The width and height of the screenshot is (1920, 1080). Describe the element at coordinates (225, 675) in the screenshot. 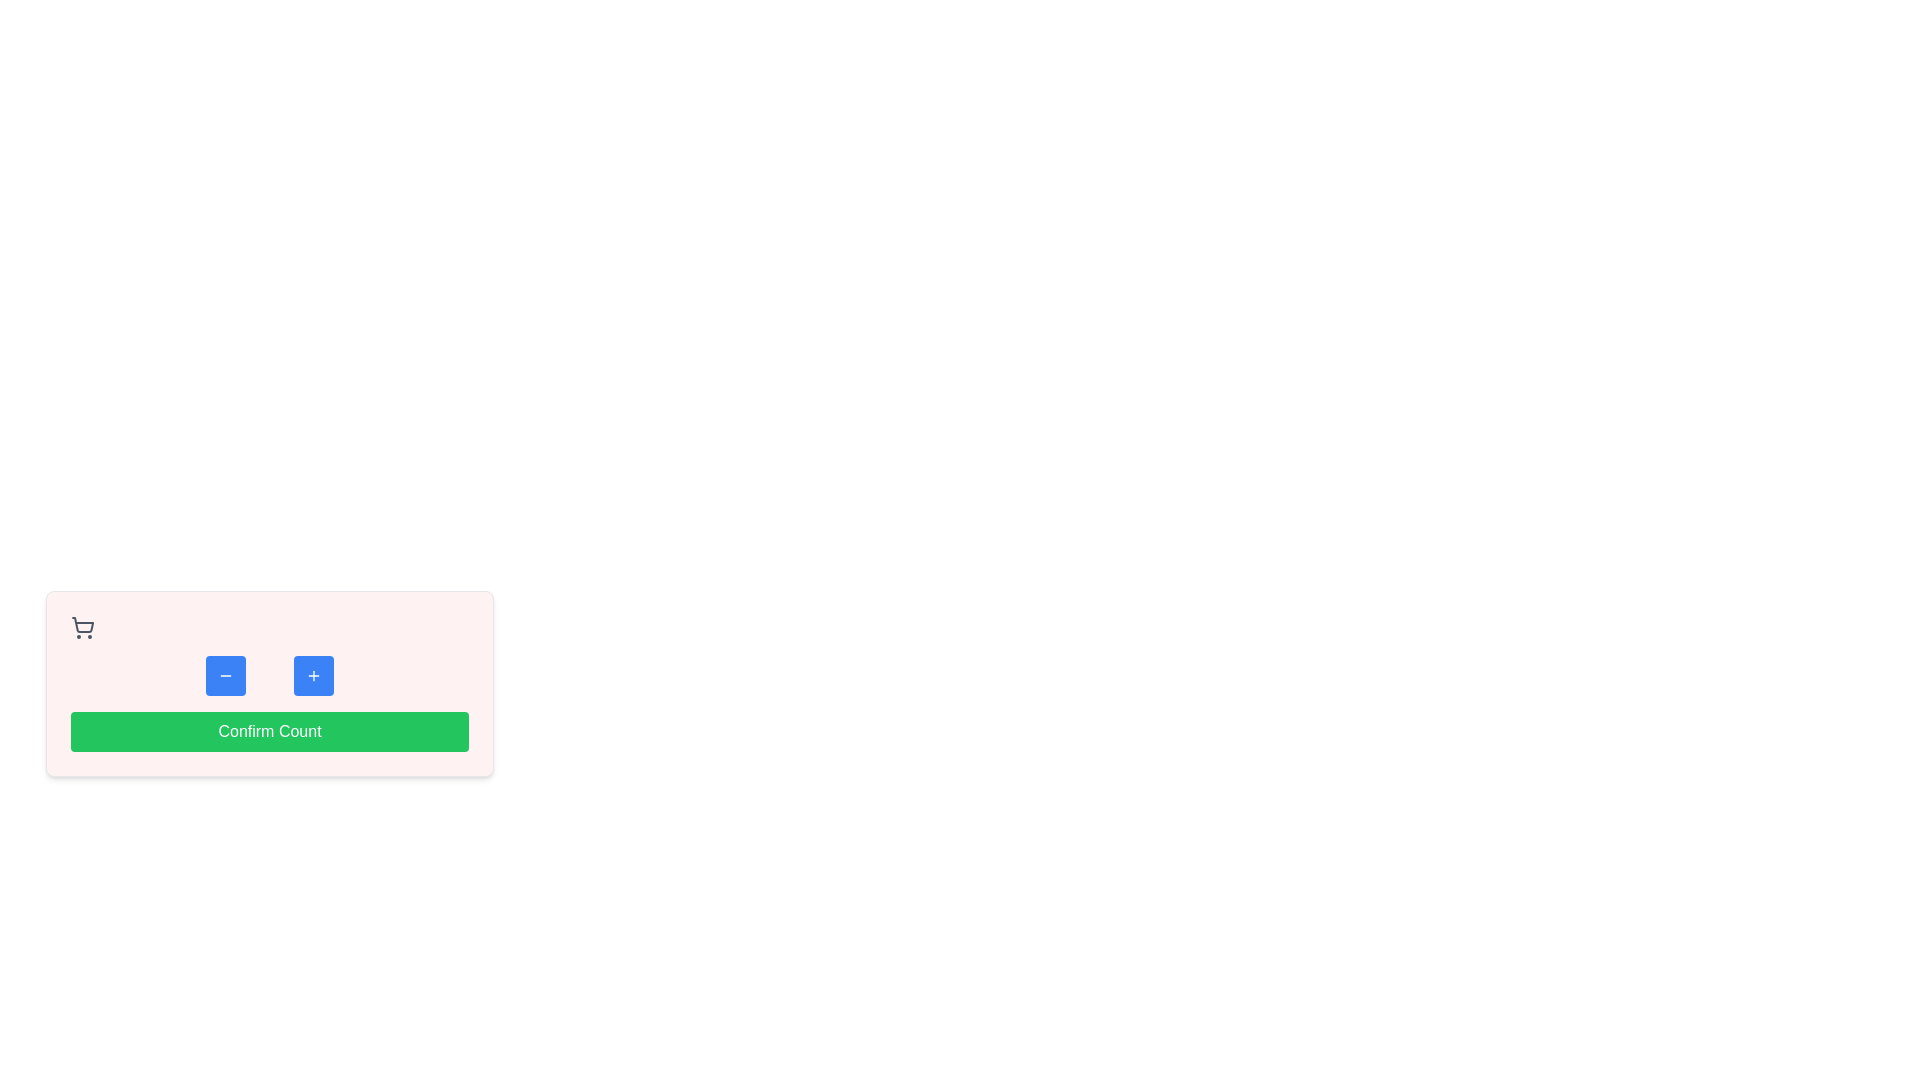

I see `the leftmost button that features a minus symbol within a blue square, located above the green 'Confirm Count' button` at that location.